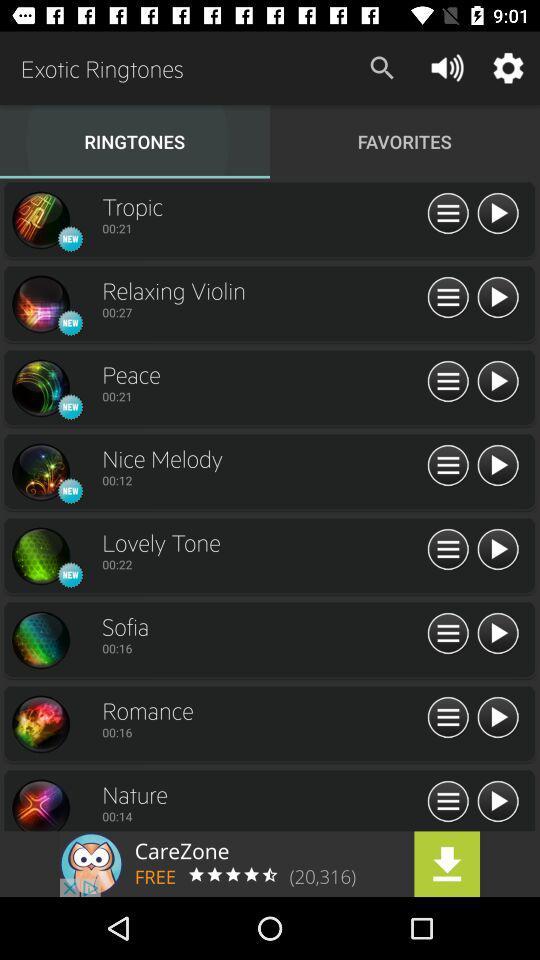  Describe the element at coordinates (448, 633) in the screenshot. I see `open ringtone options` at that location.